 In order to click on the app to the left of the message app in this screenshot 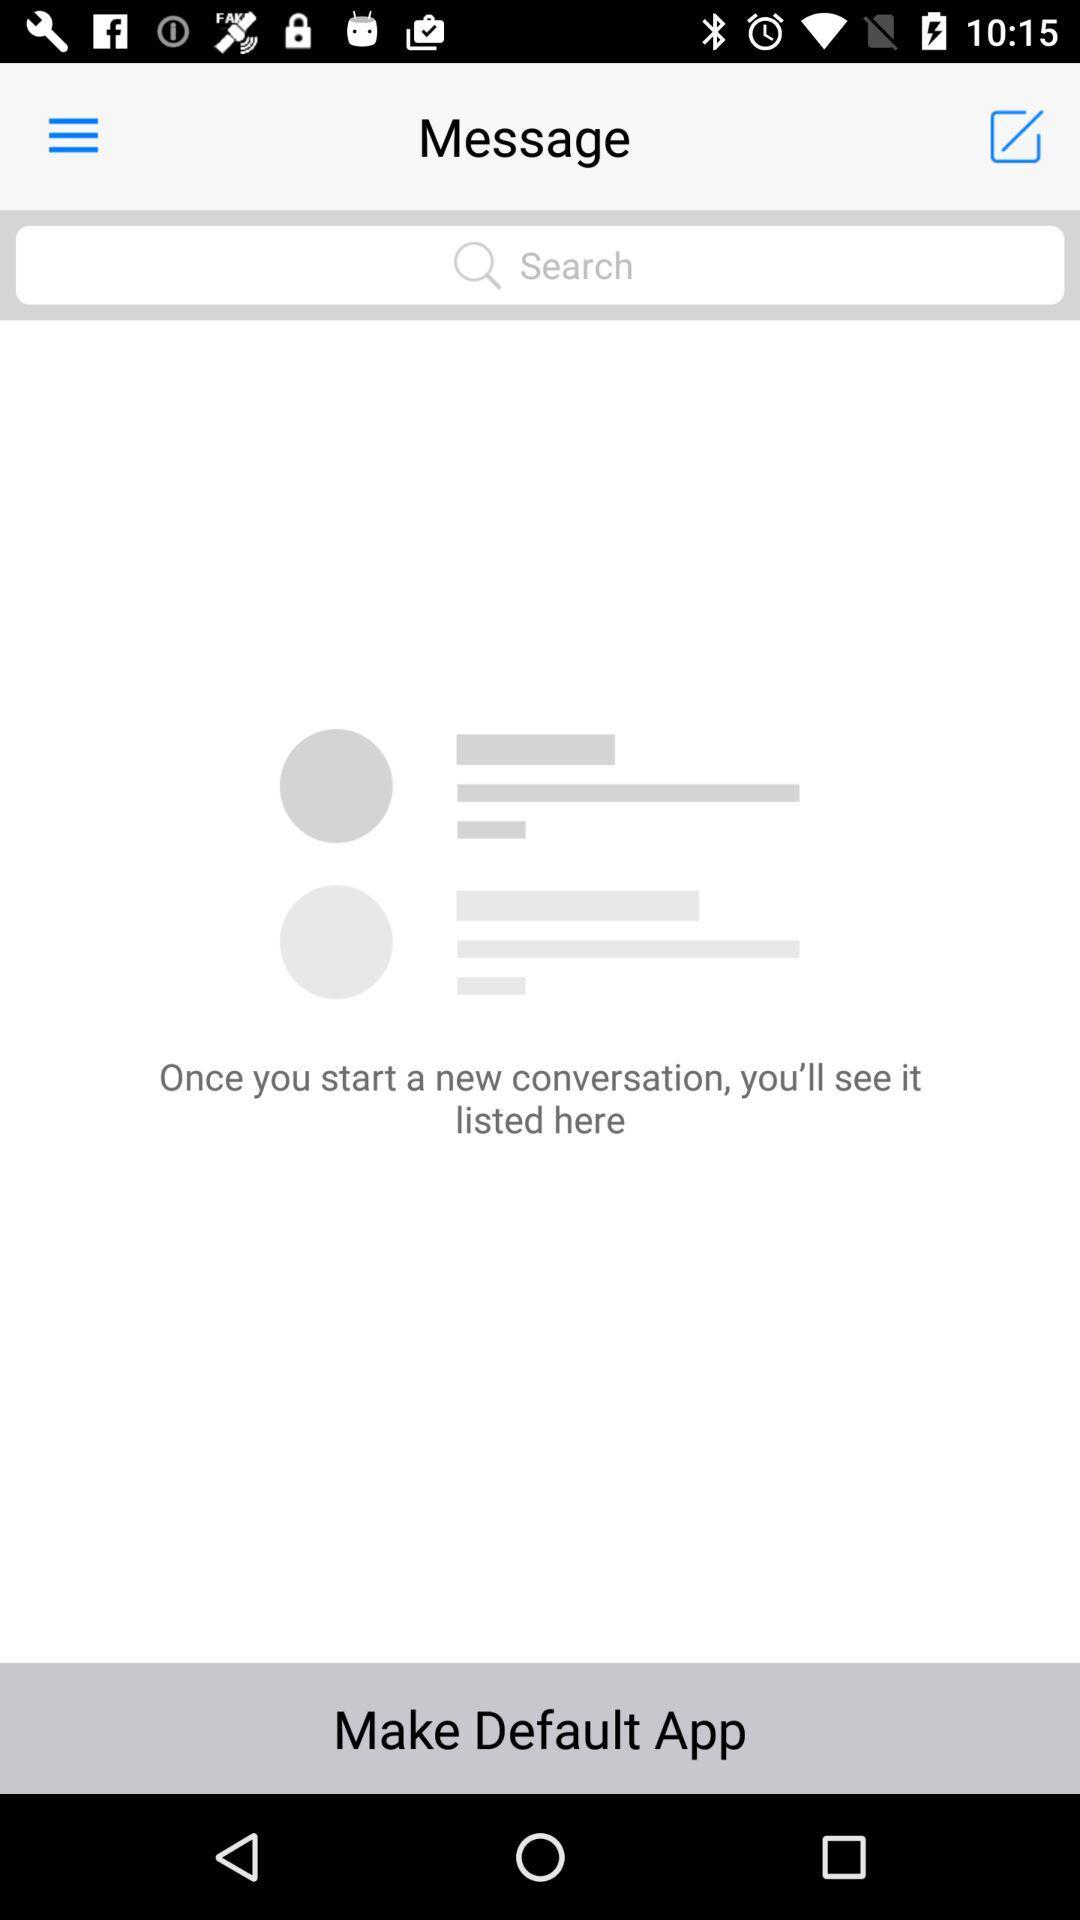, I will do `click(72, 135)`.